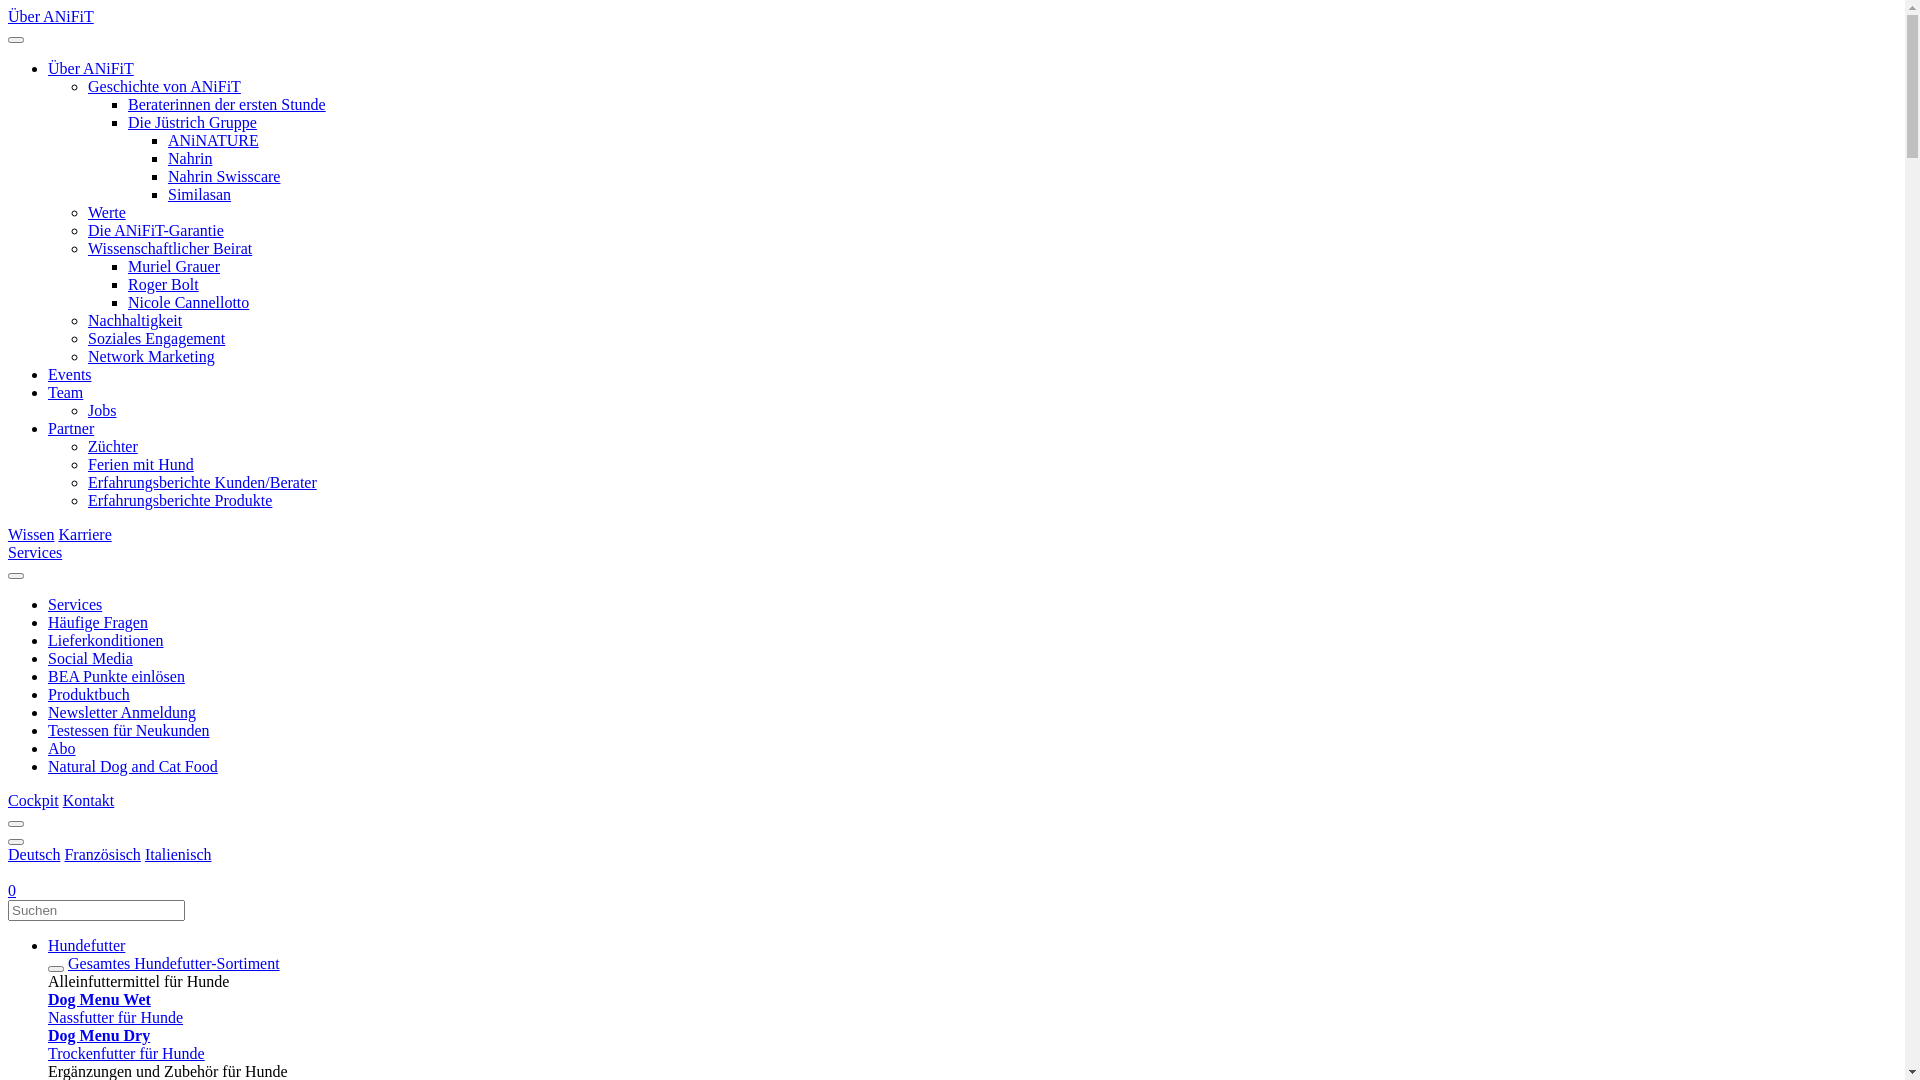  I want to click on 'Similasan', so click(199, 194).